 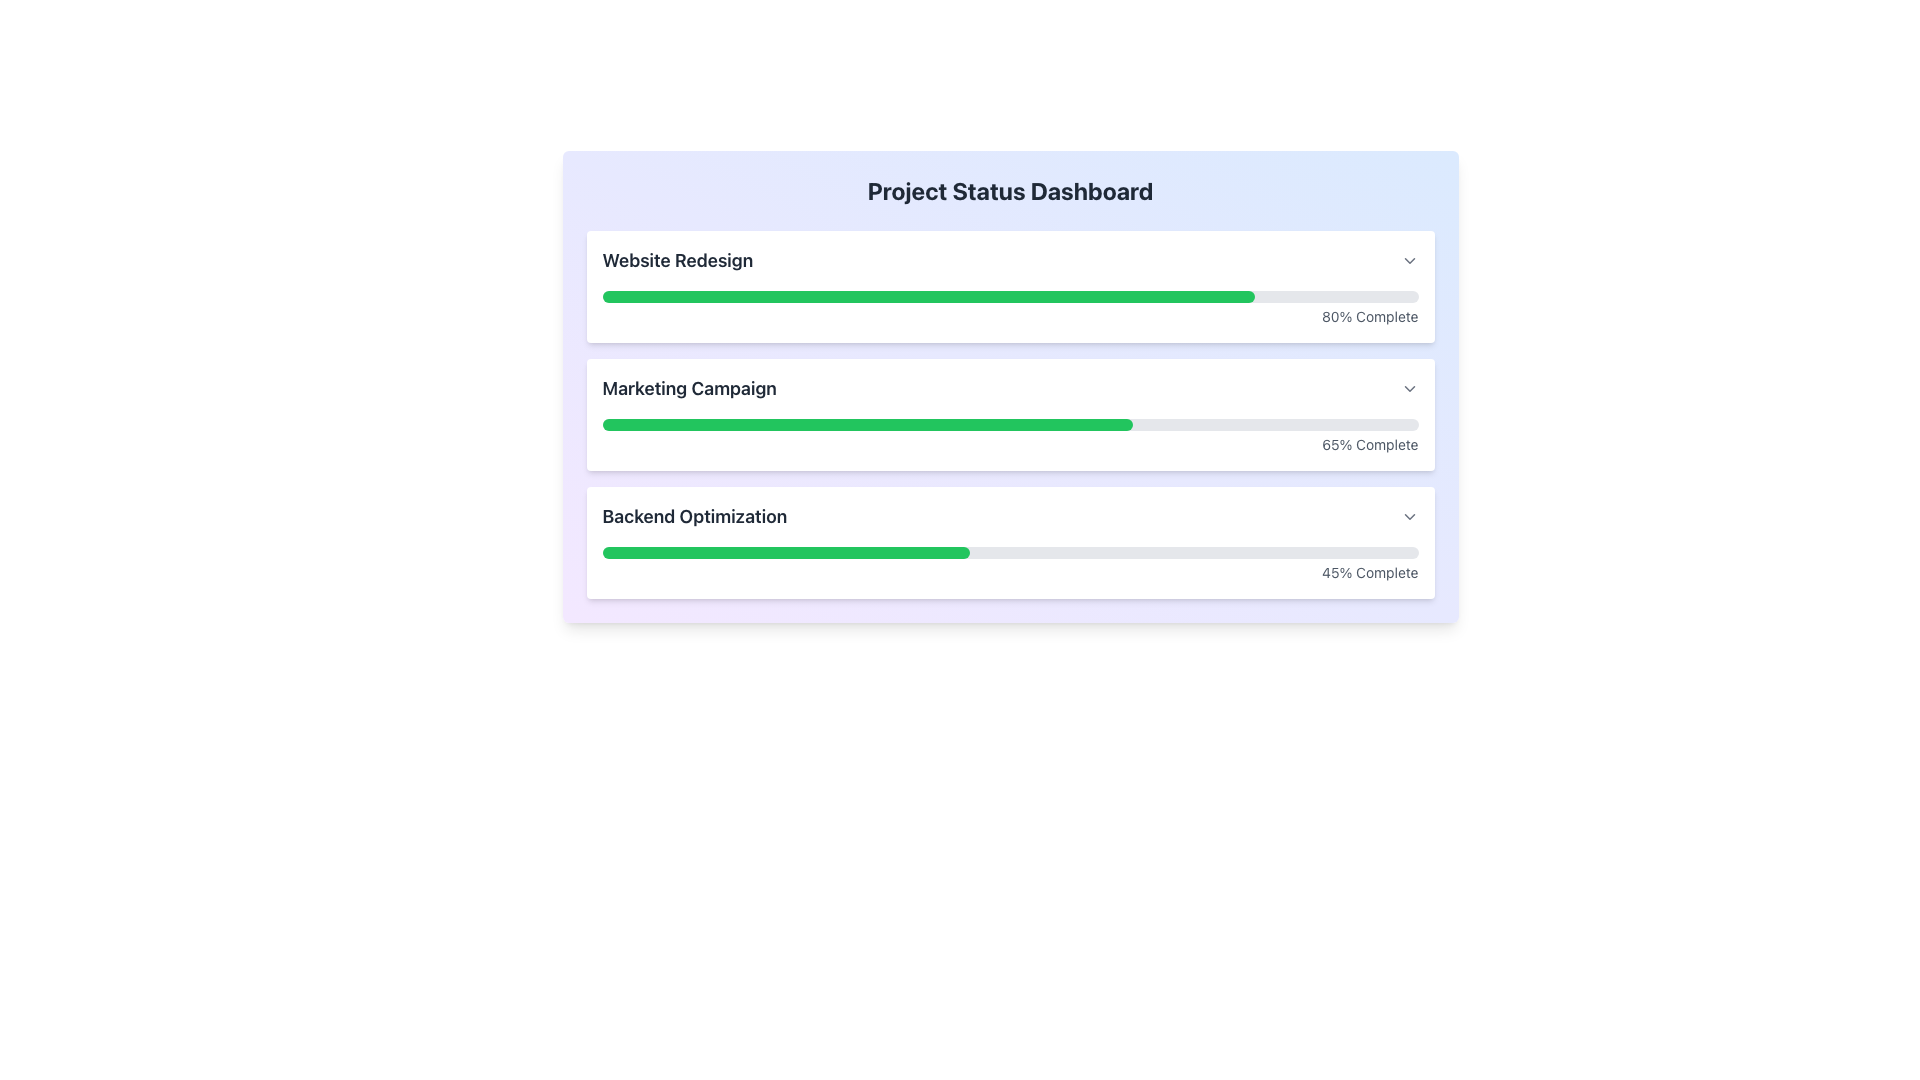 I want to click on the icon button located to the right of the 'Website Redesign' text, so click(x=1408, y=260).